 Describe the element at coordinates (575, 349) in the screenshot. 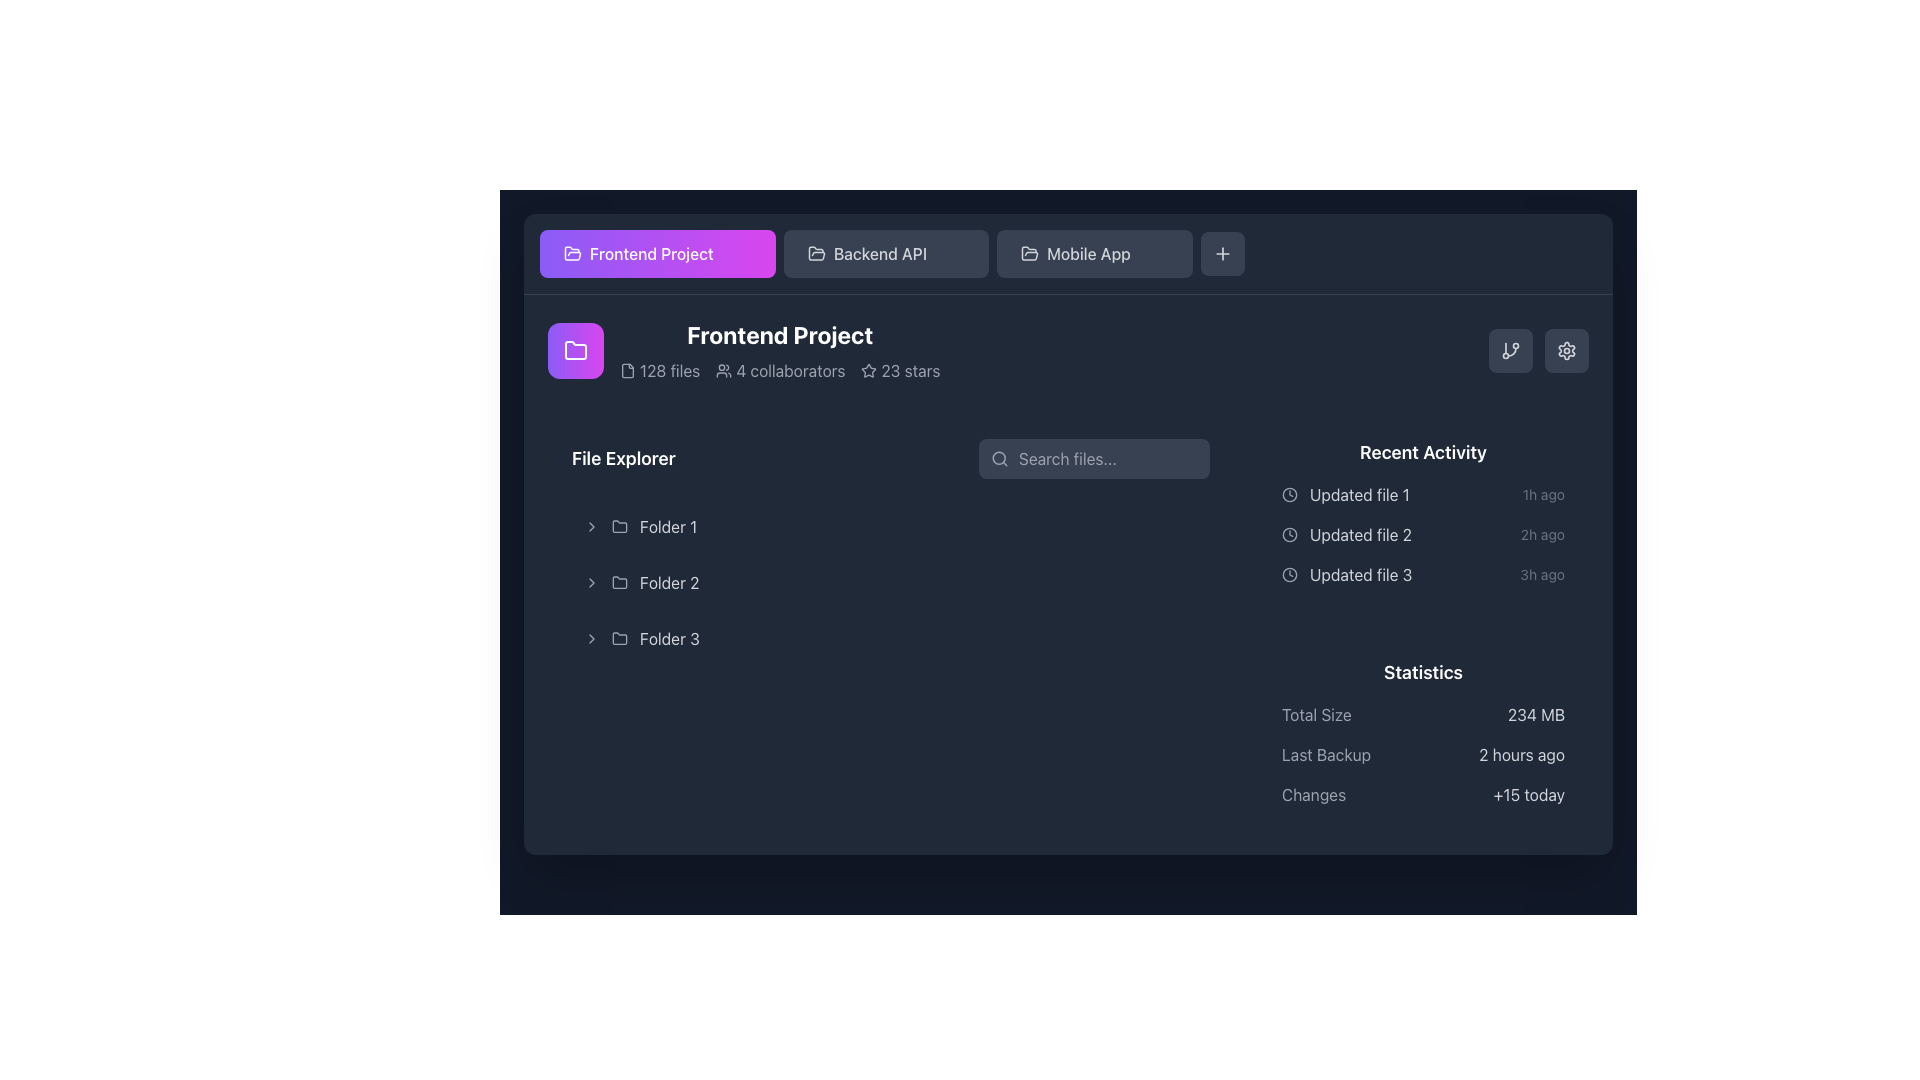

I see `the folder icon, which is an SVG graphic representation of a project, located directly above the text 'Frontend Project'` at that location.